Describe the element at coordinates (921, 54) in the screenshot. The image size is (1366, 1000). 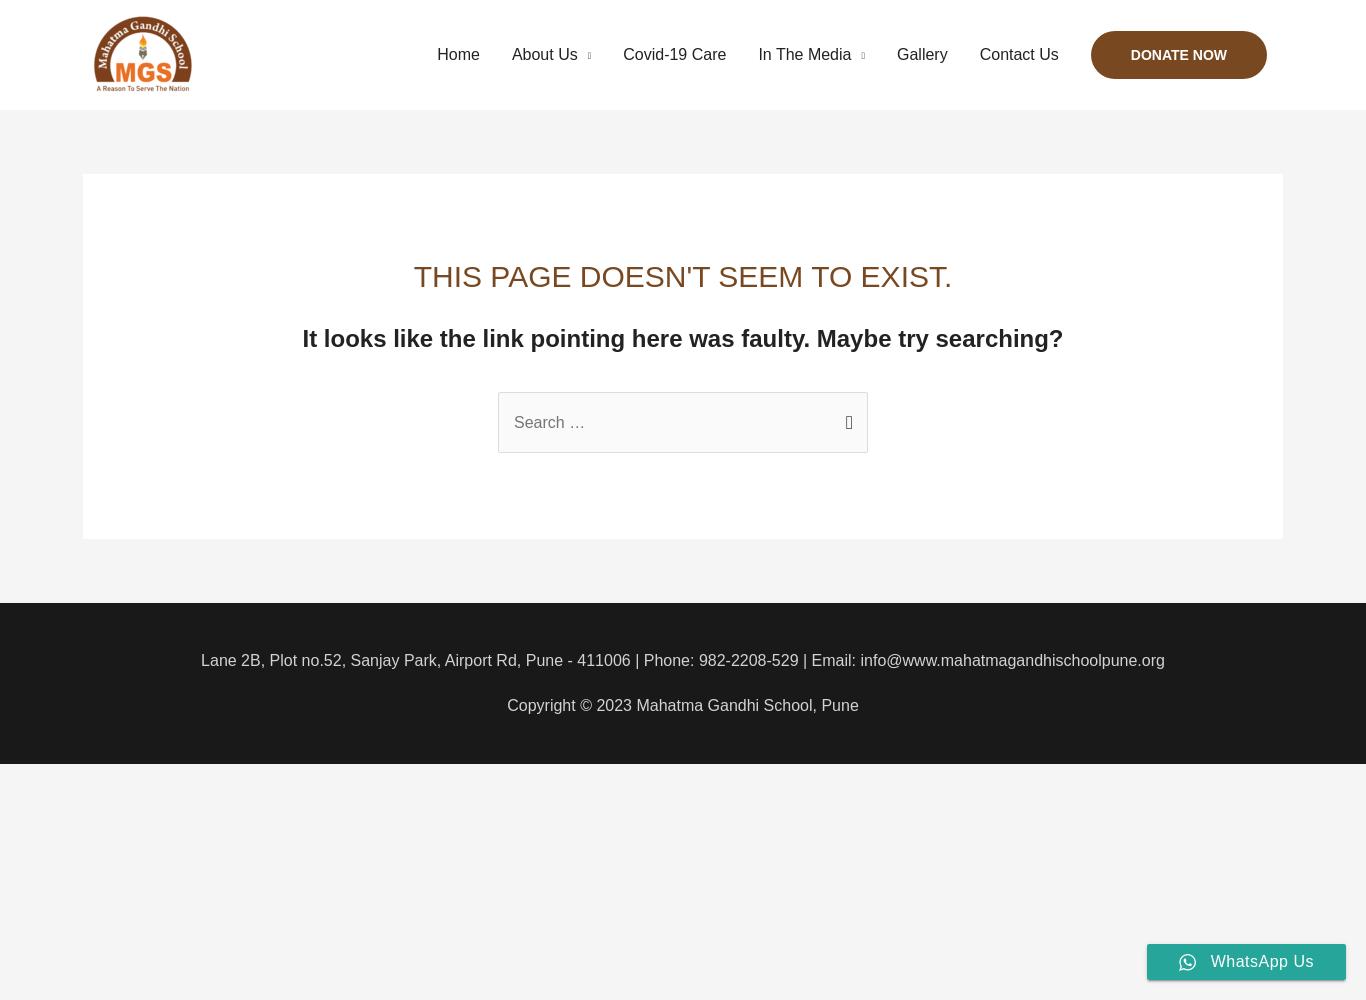
I see `'Gallery'` at that location.